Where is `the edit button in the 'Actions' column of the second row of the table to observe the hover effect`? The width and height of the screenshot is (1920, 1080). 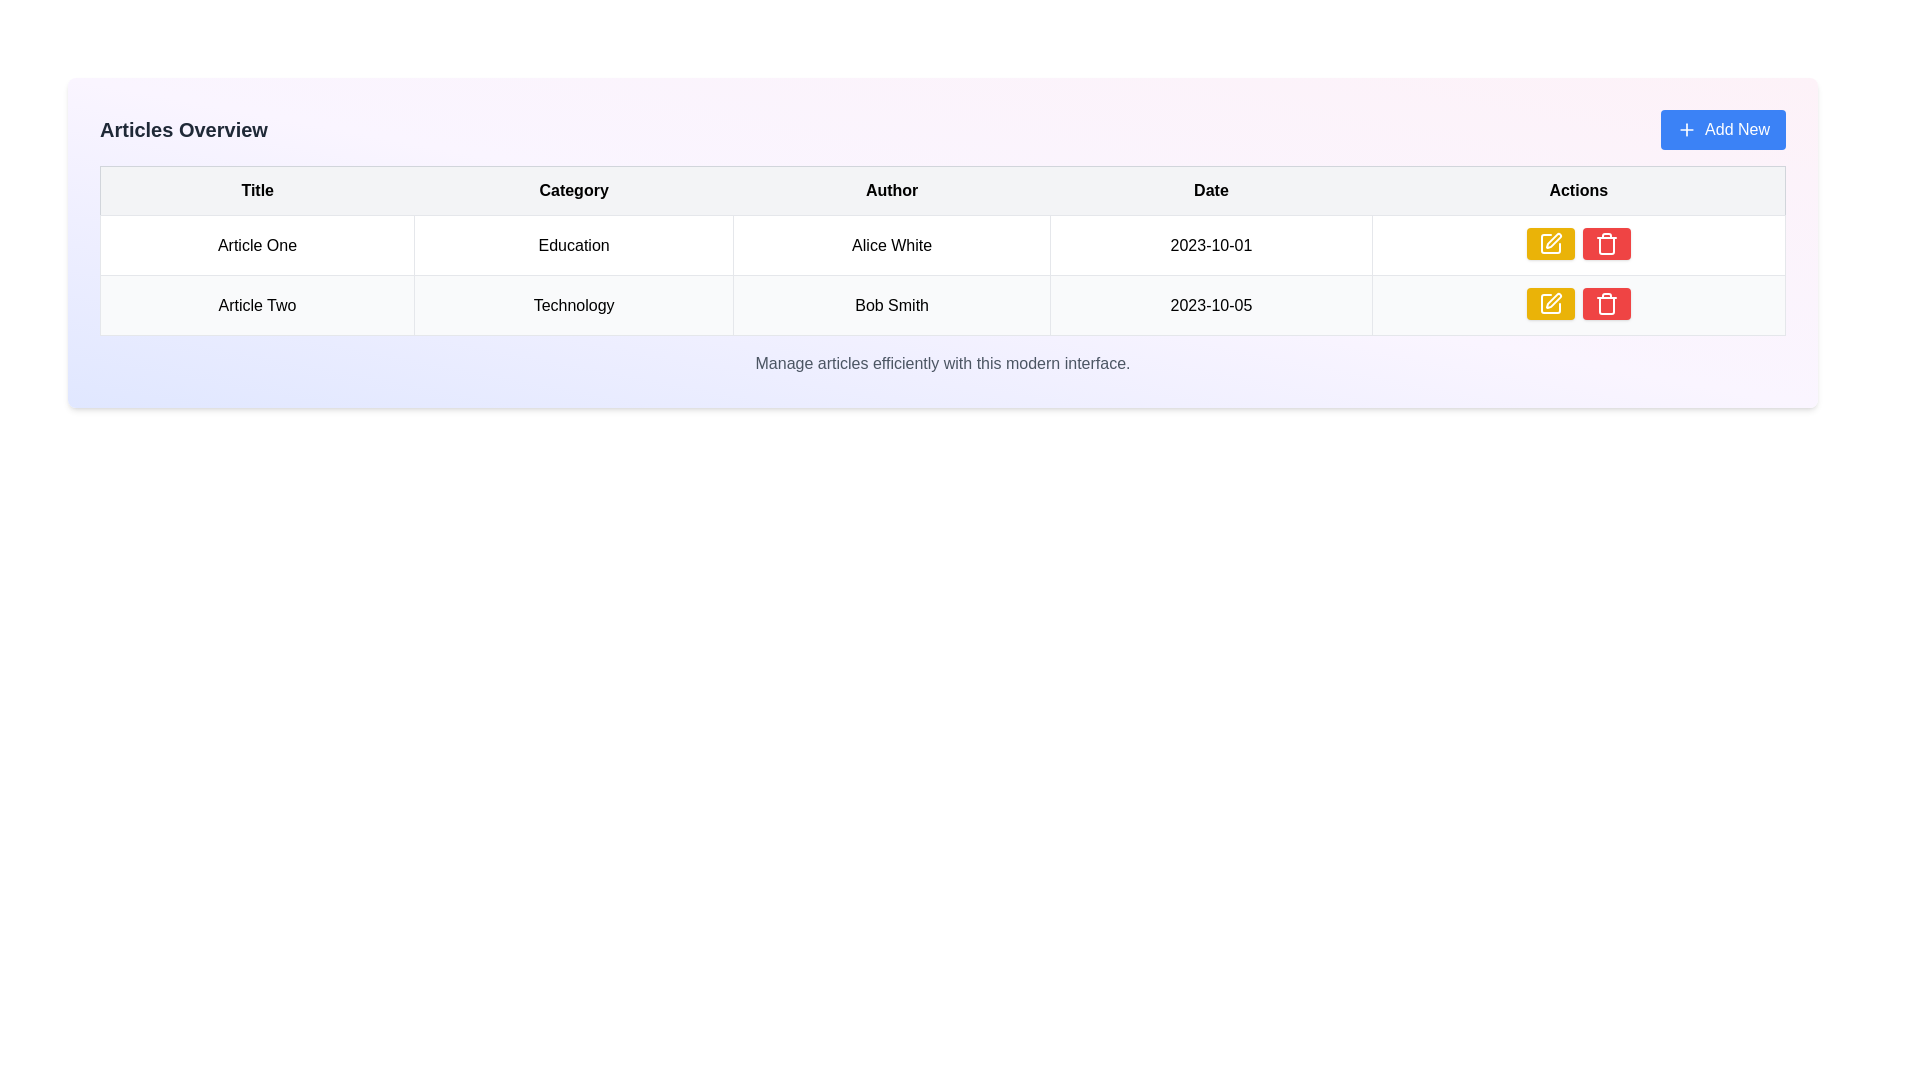 the edit button in the 'Actions' column of the second row of the table to observe the hover effect is located at coordinates (1549, 304).